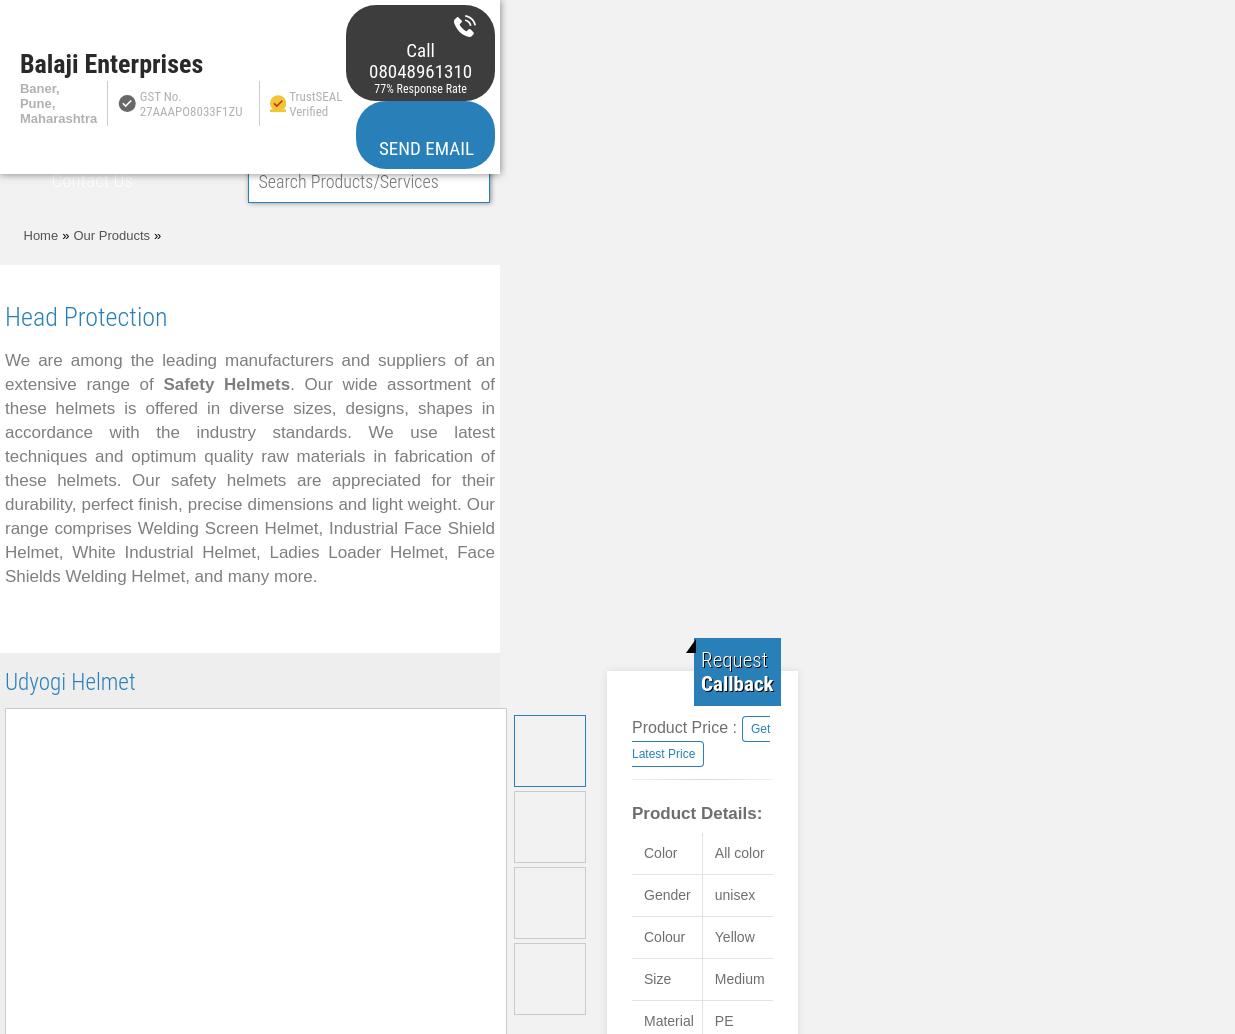  What do you see at coordinates (700, 741) in the screenshot?
I see `'Get Latest Price'` at bounding box center [700, 741].